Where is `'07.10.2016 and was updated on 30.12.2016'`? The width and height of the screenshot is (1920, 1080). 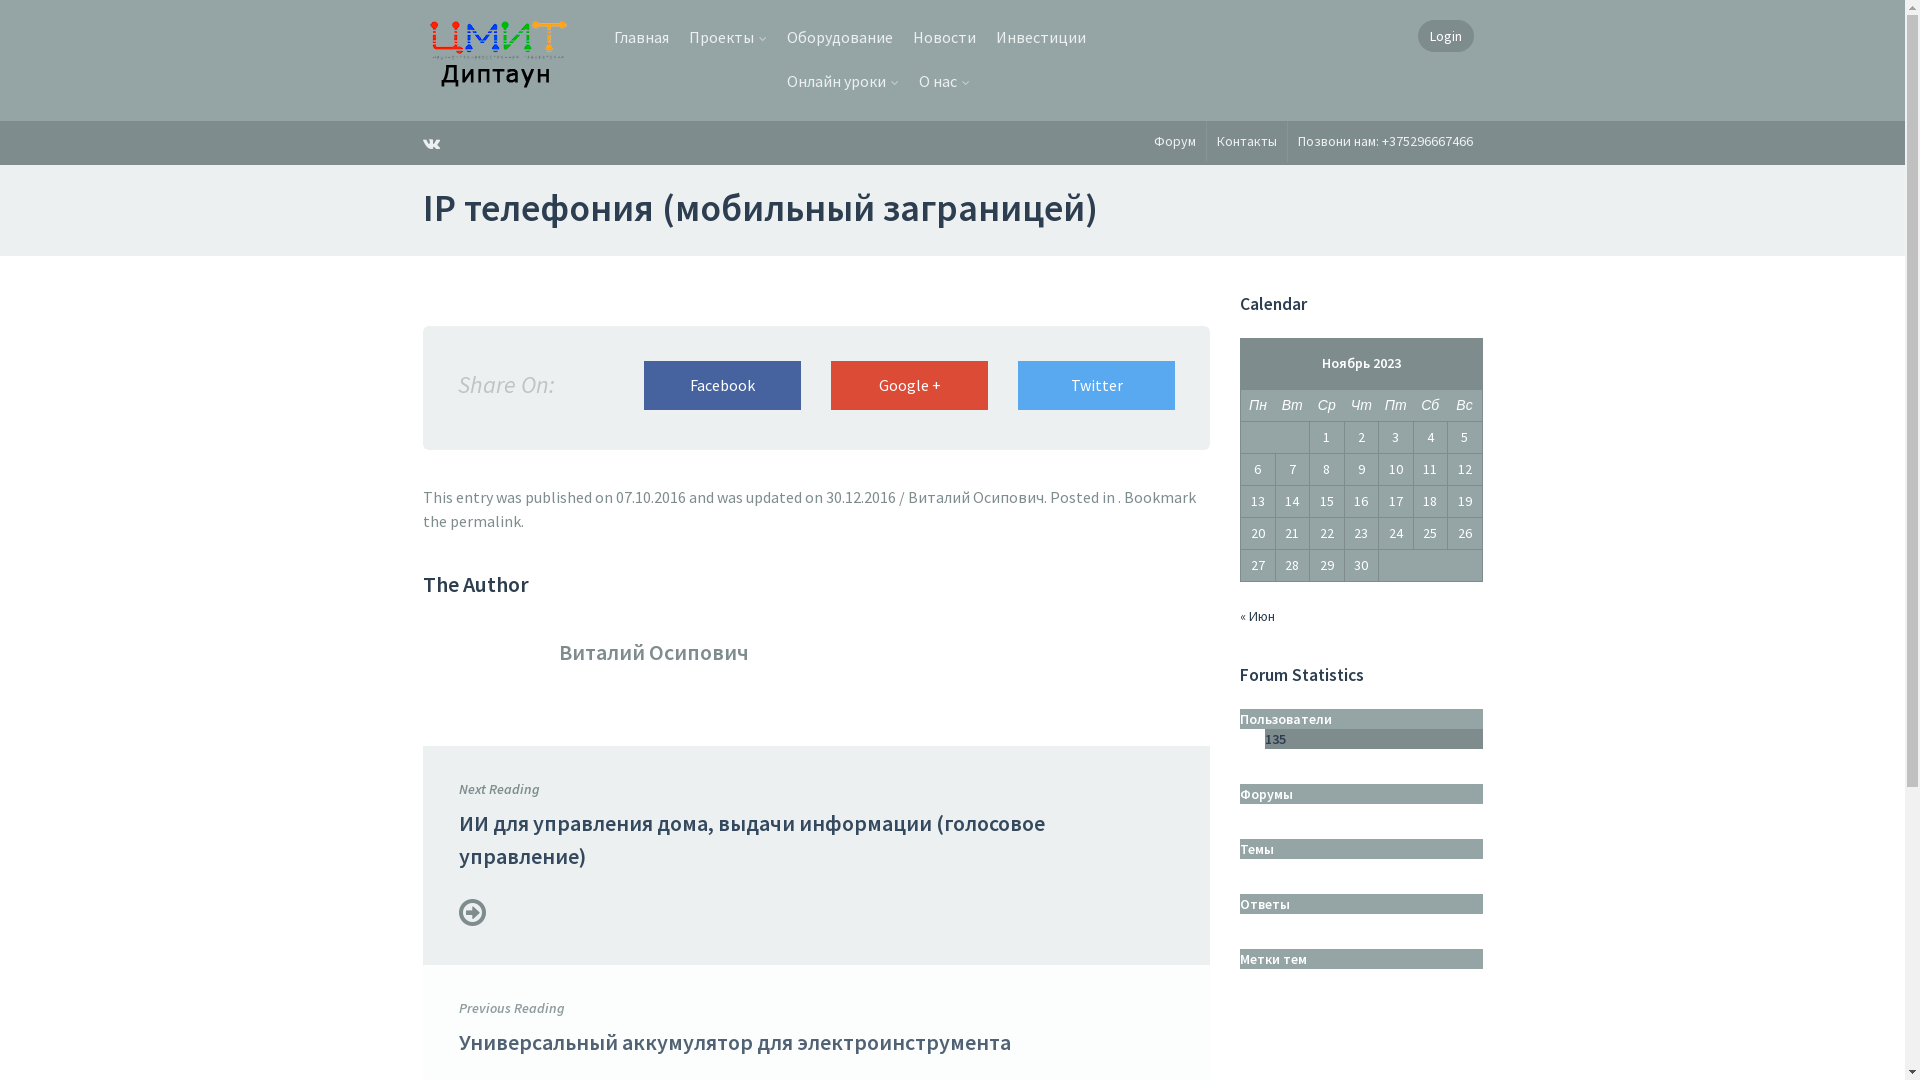 '07.10.2016 and was updated on 30.12.2016' is located at coordinates (614, 496).